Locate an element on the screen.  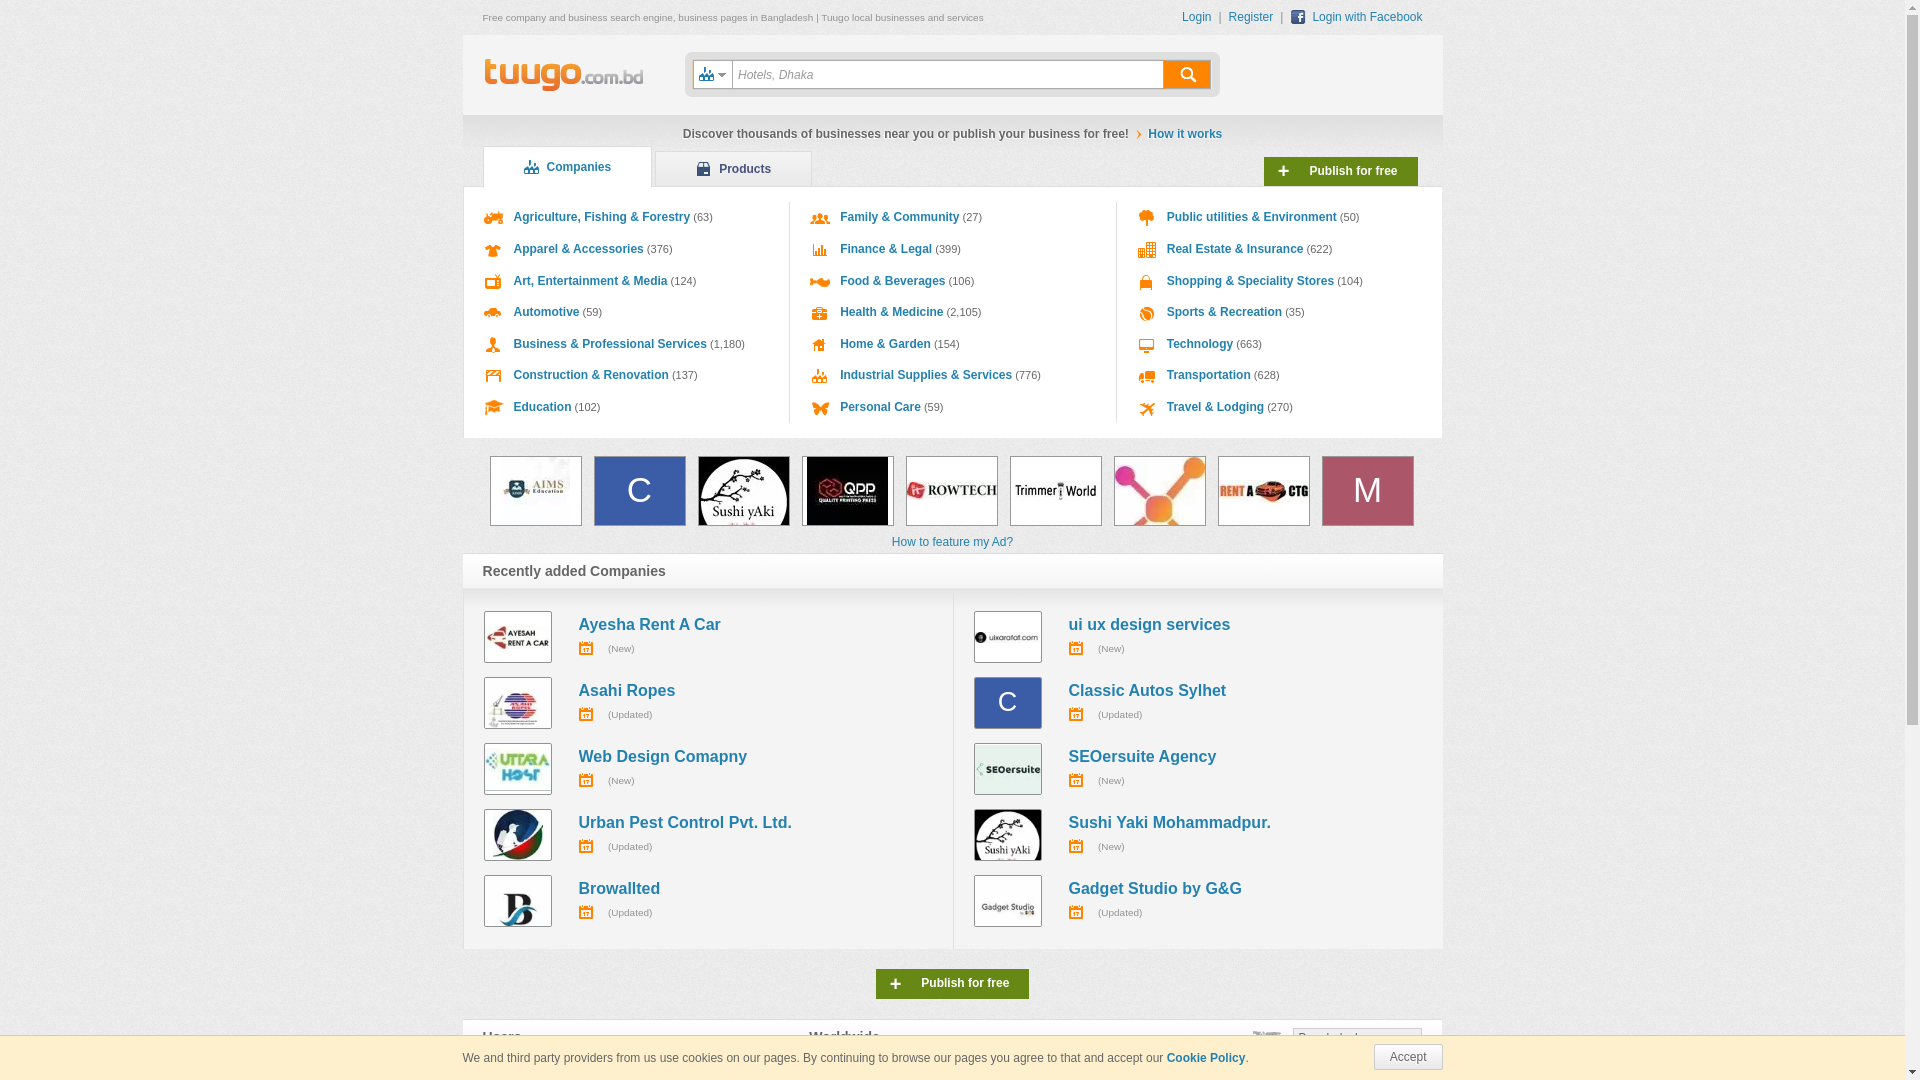
'www.tuugo.com.bd' is located at coordinates (562, 75).